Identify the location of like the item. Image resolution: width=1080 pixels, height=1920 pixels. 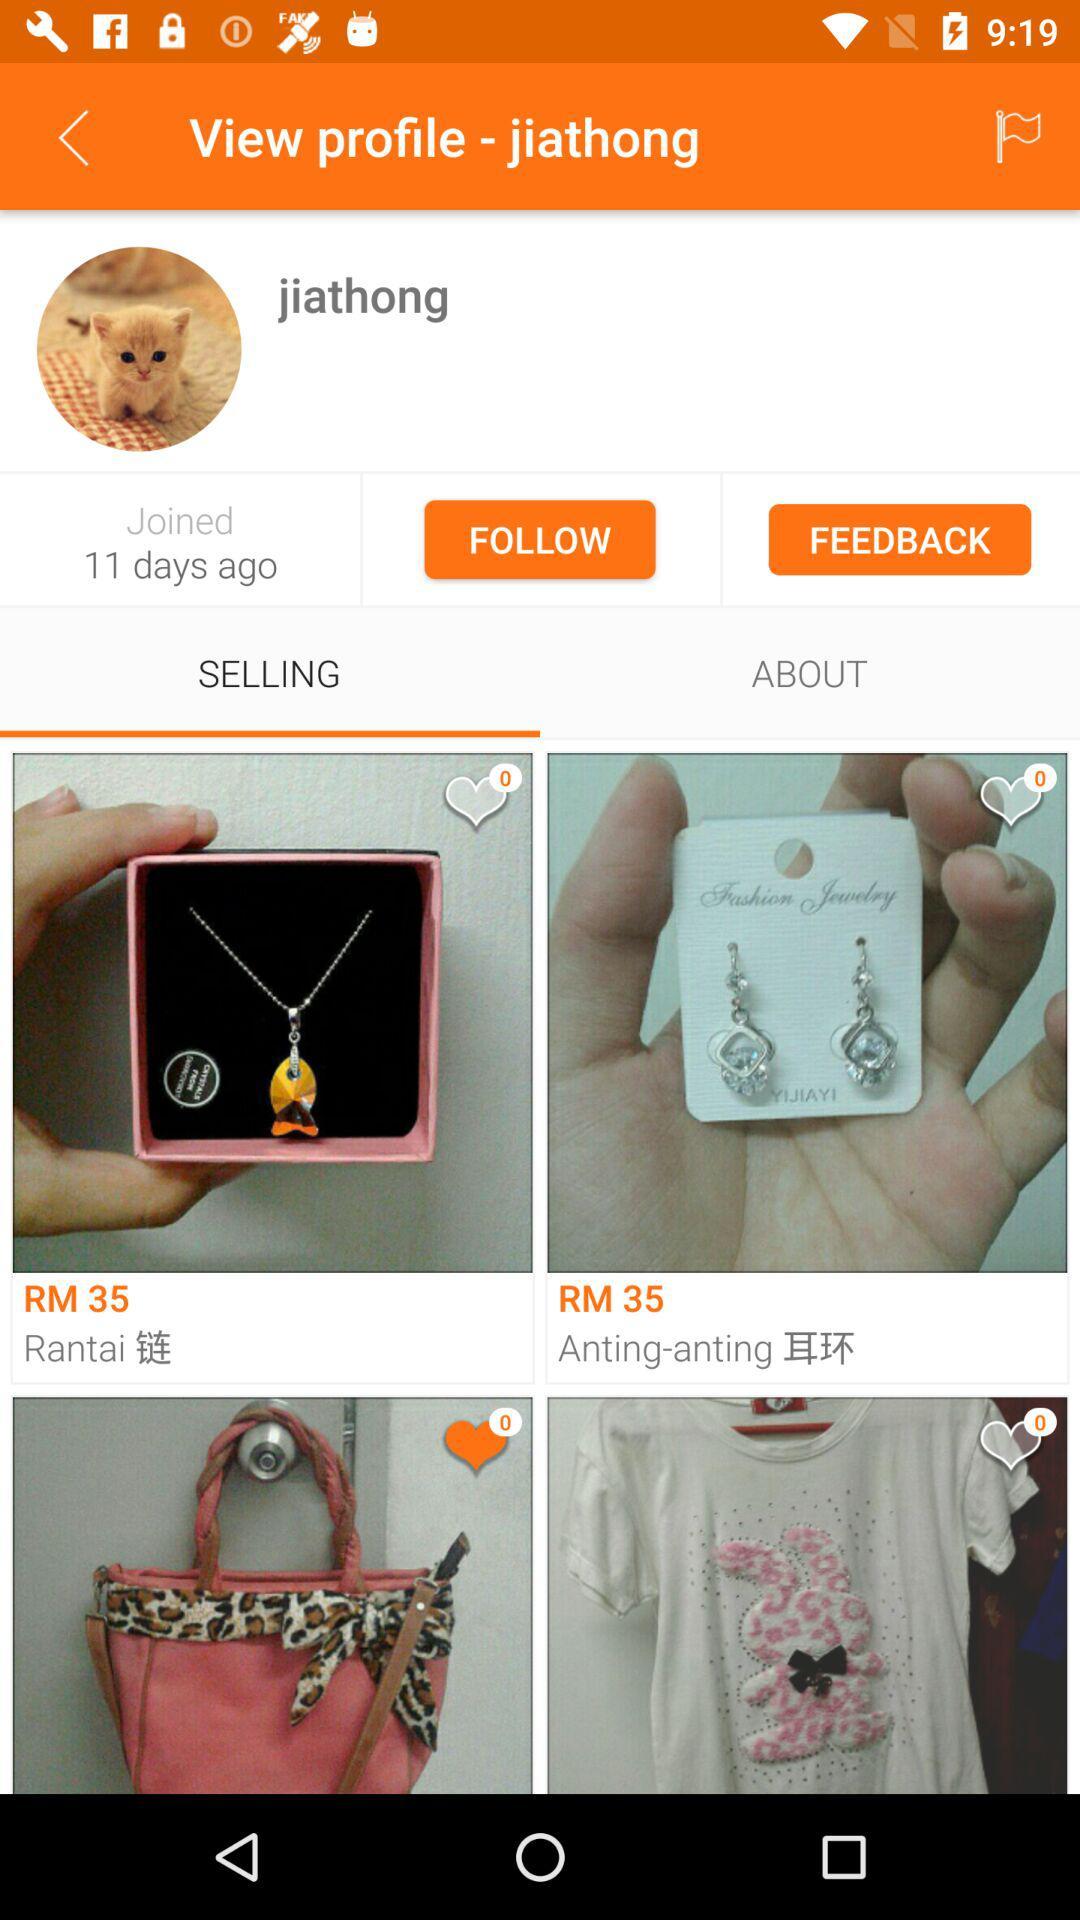
(1009, 1449).